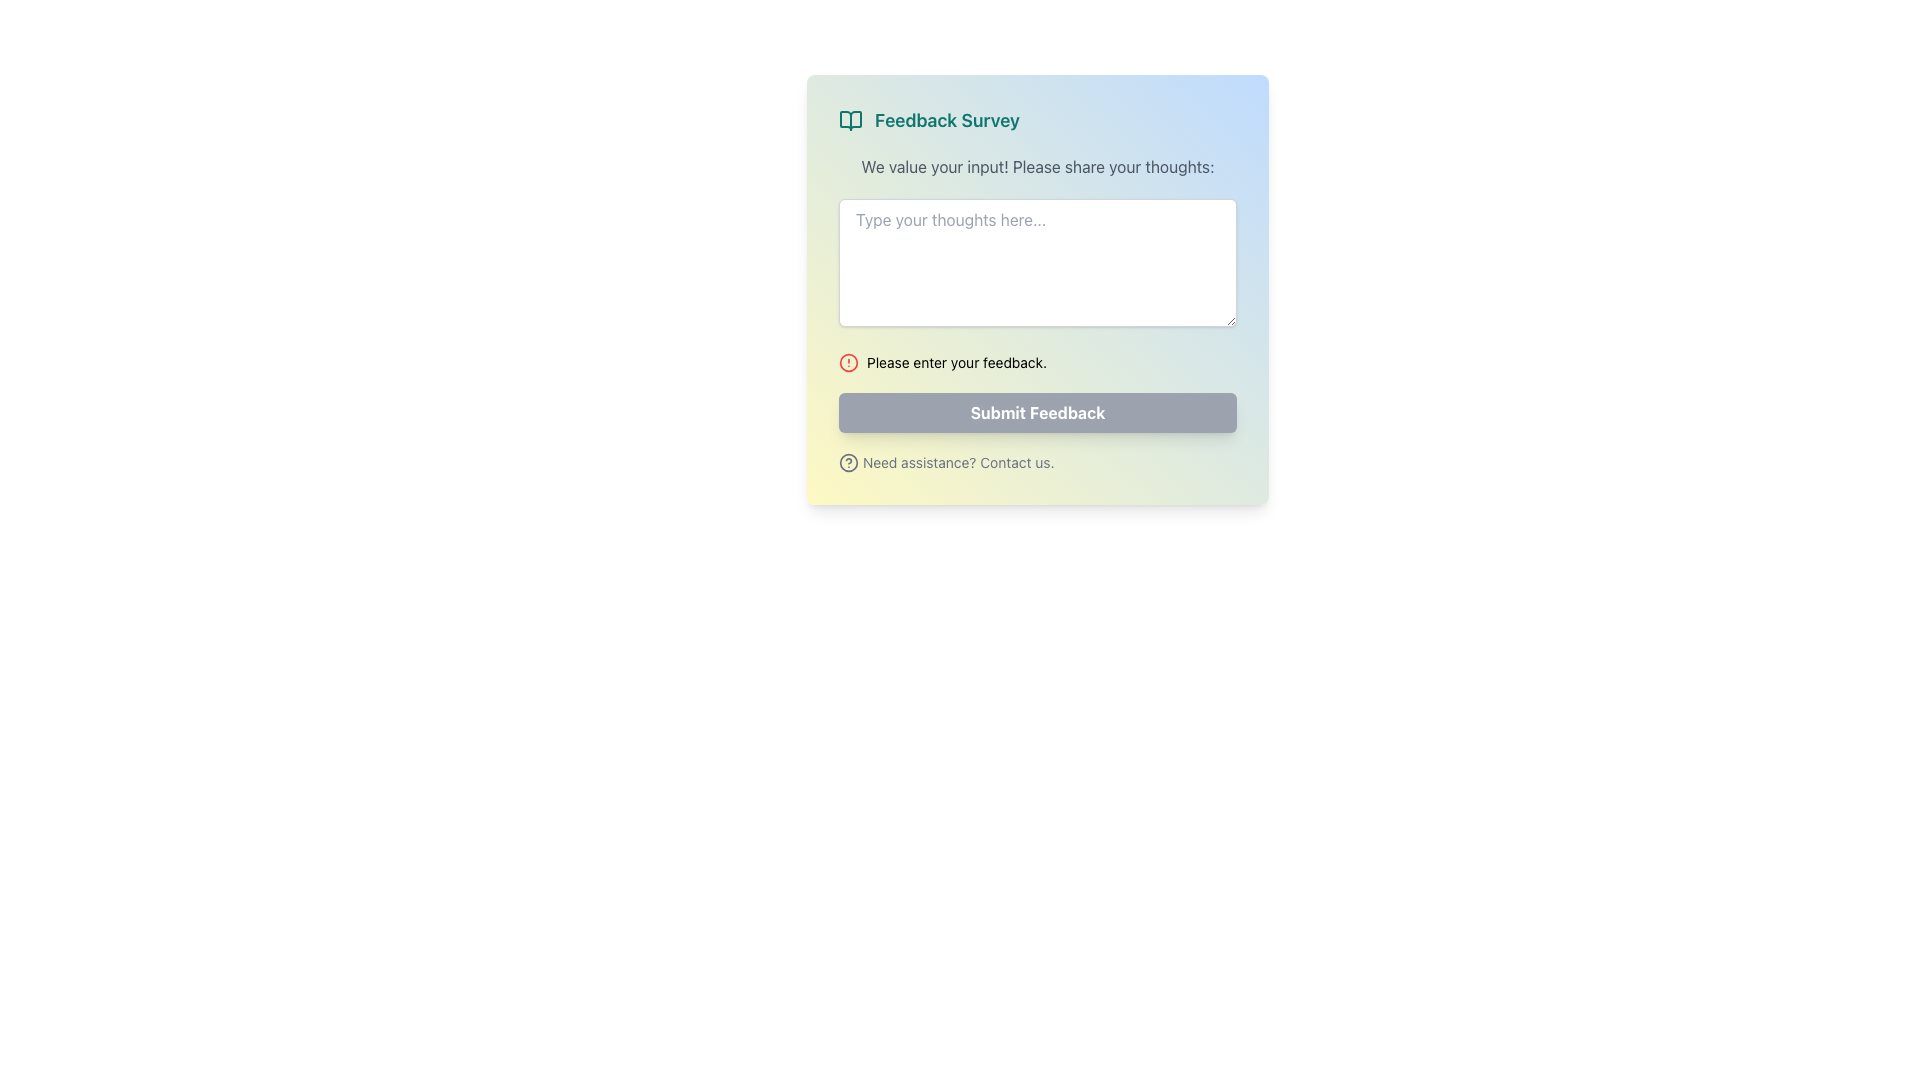 This screenshot has height=1080, width=1920. What do you see at coordinates (849, 462) in the screenshot?
I see `the help icon that accompanies the text 'Need assistance? Contact us.' located at the bottom of the interface, beneath the 'Submit Feedback' button` at bounding box center [849, 462].